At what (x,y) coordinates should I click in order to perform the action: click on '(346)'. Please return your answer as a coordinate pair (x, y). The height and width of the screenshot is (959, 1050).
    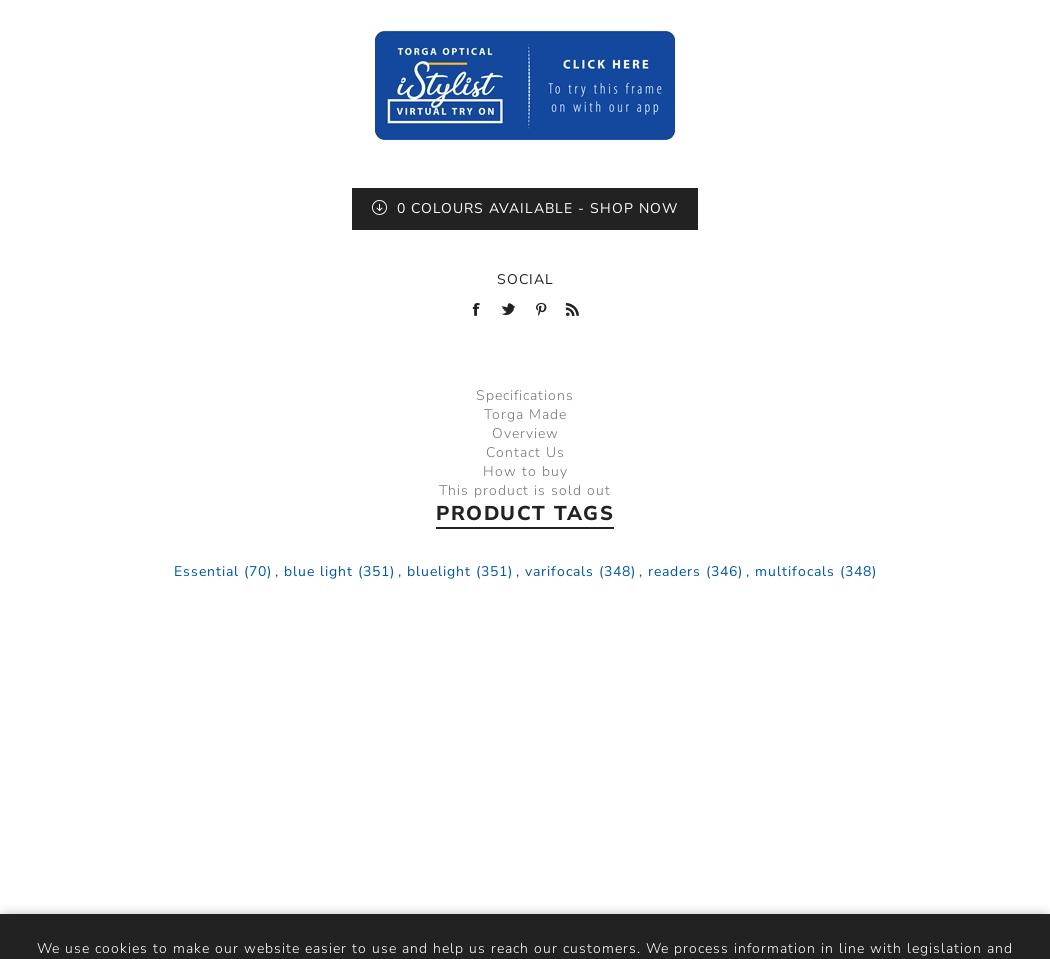
    Looking at the image, I should click on (722, 569).